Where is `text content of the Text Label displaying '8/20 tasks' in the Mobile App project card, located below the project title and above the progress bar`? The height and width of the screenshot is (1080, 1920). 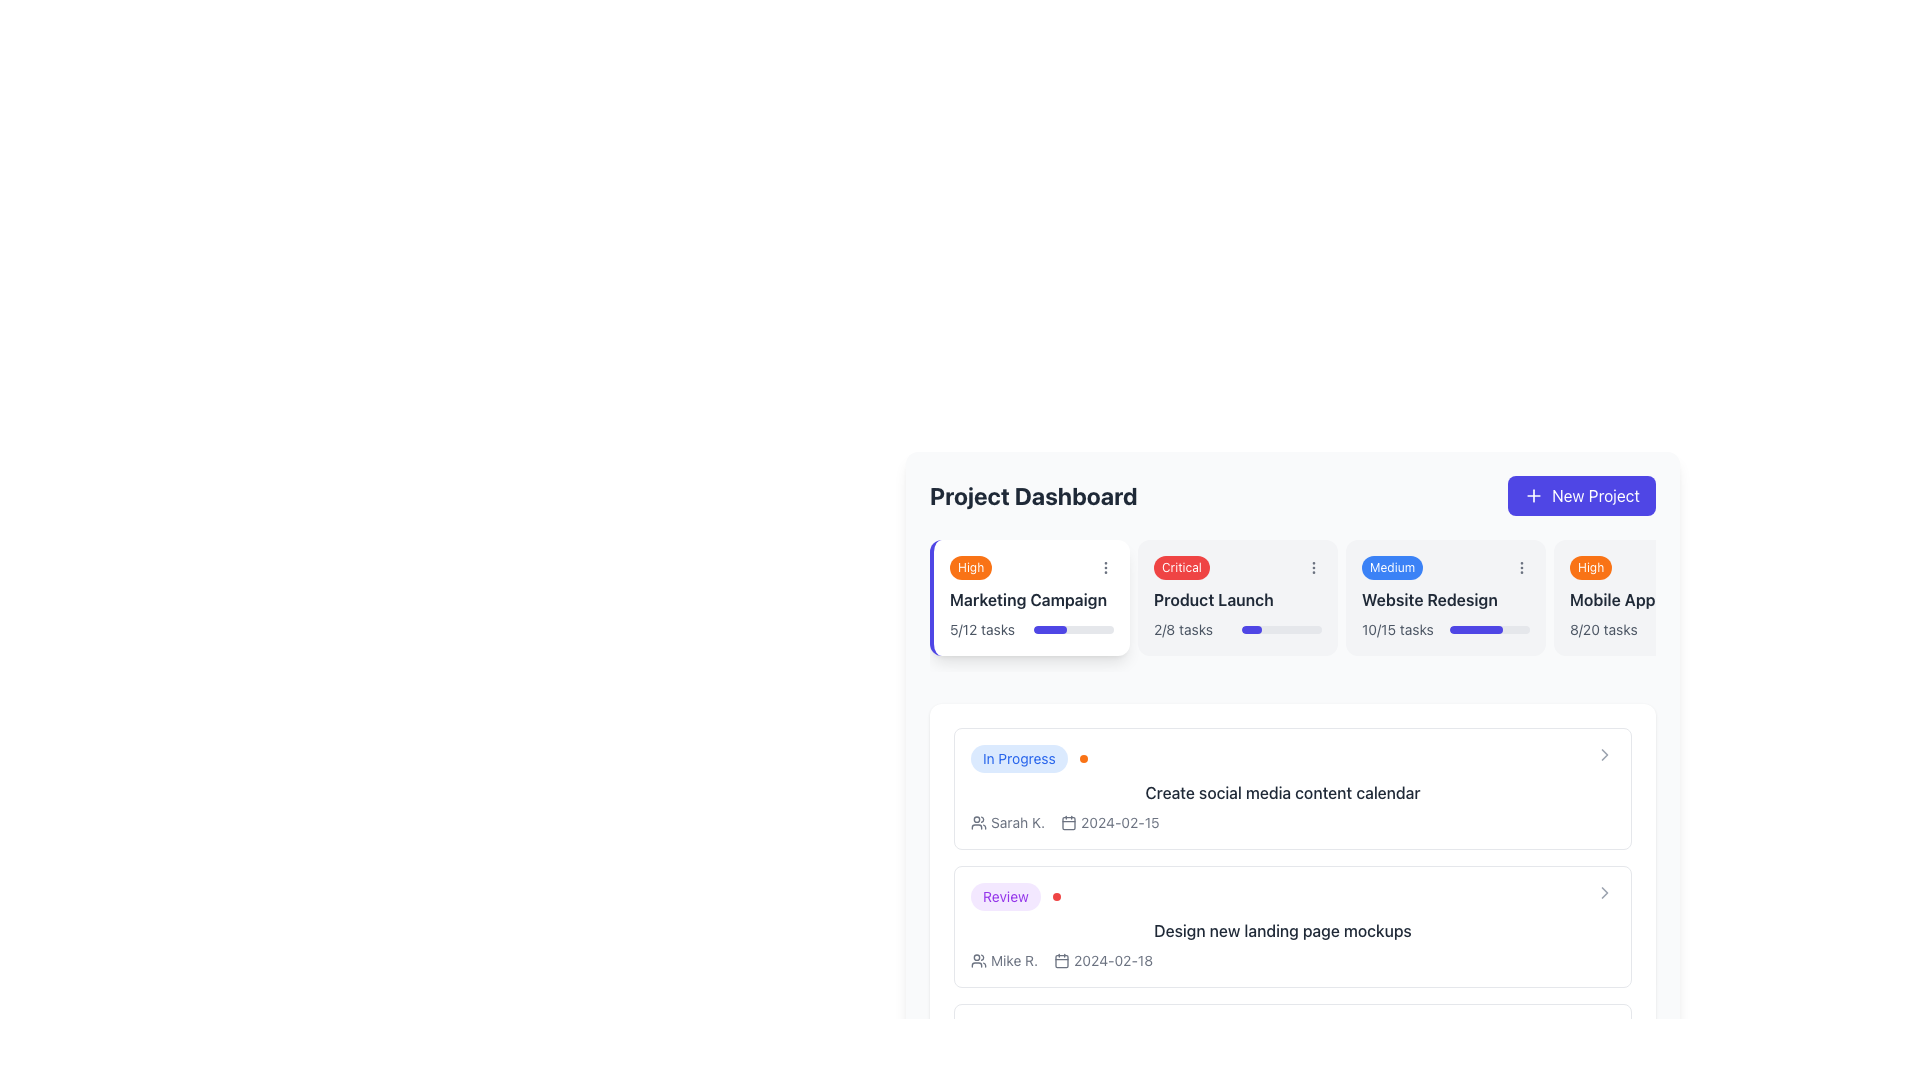 text content of the Text Label displaying '8/20 tasks' in the Mobile App project card, located below the project title and above the progress bar is located at coordinates (1603, 628).